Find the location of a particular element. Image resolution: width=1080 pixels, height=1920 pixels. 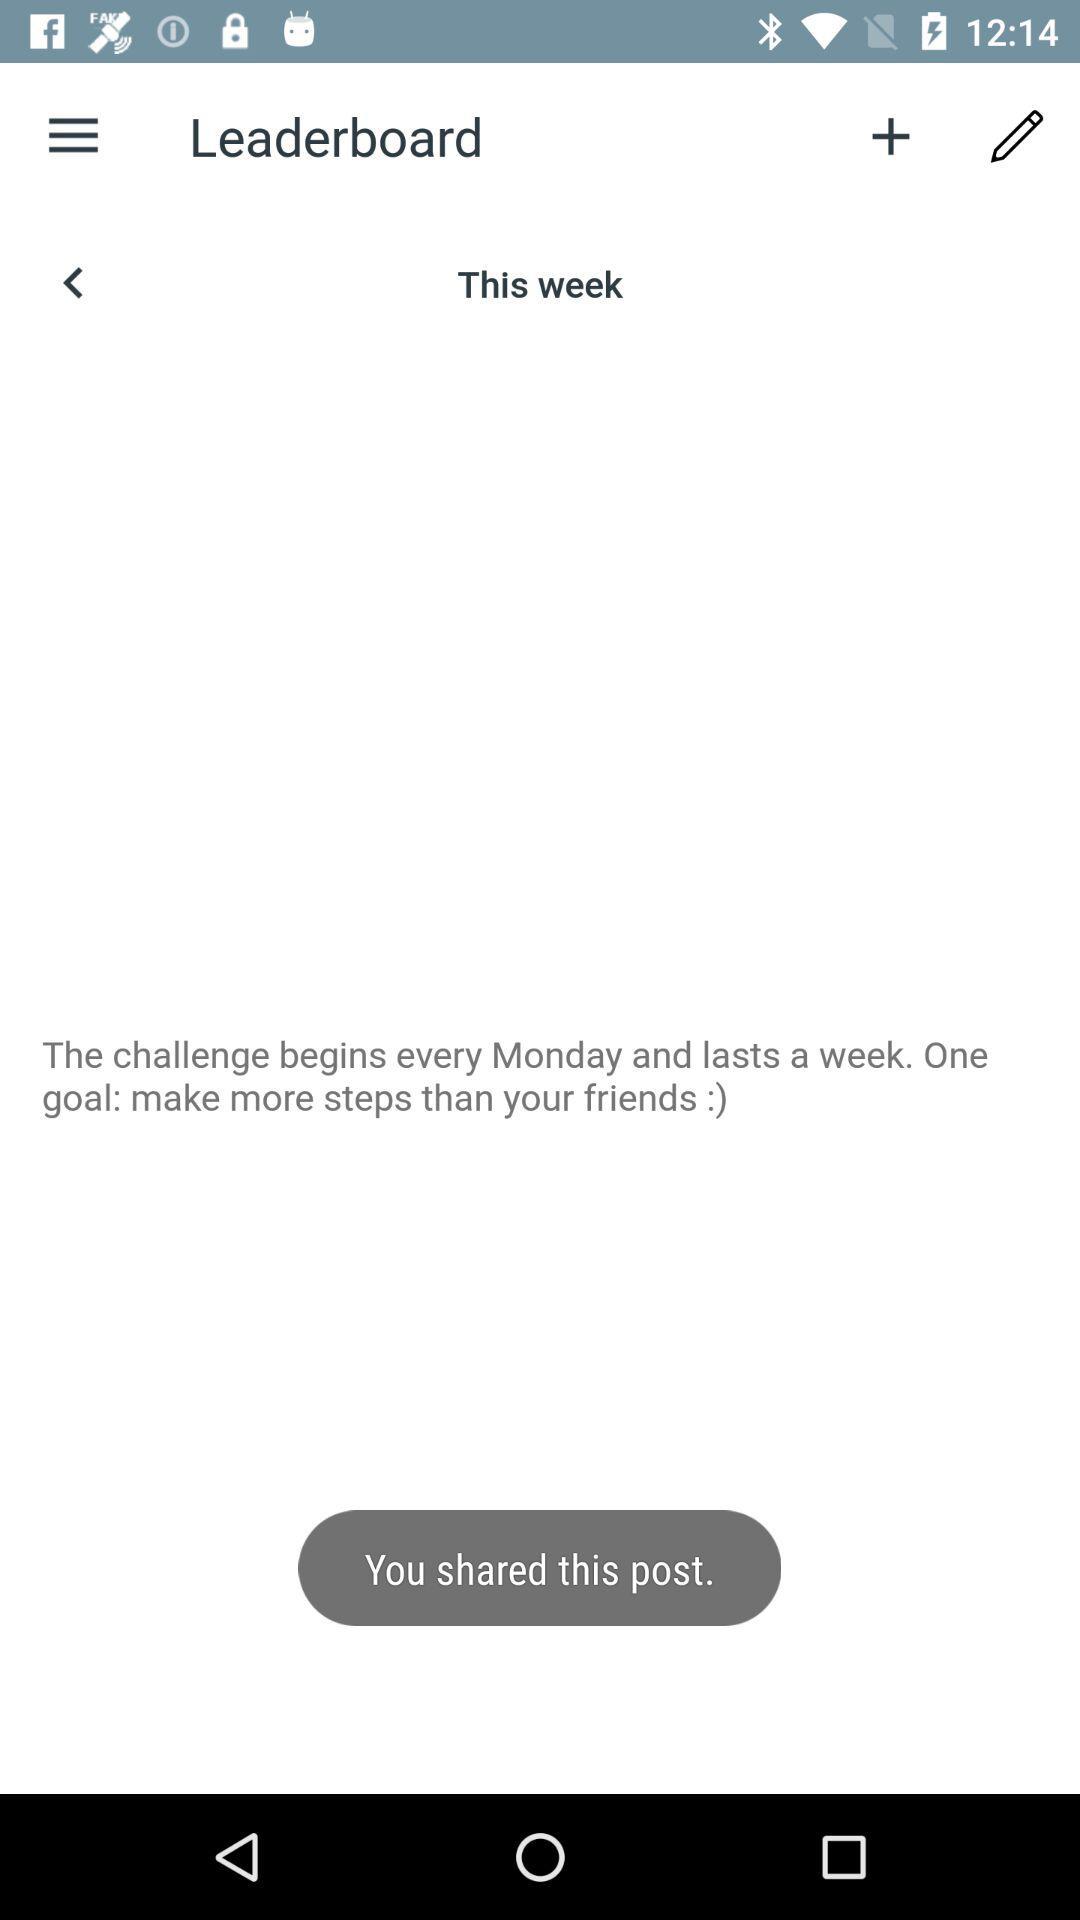

the arrow_backward icon is located at coordinates (72, 282).